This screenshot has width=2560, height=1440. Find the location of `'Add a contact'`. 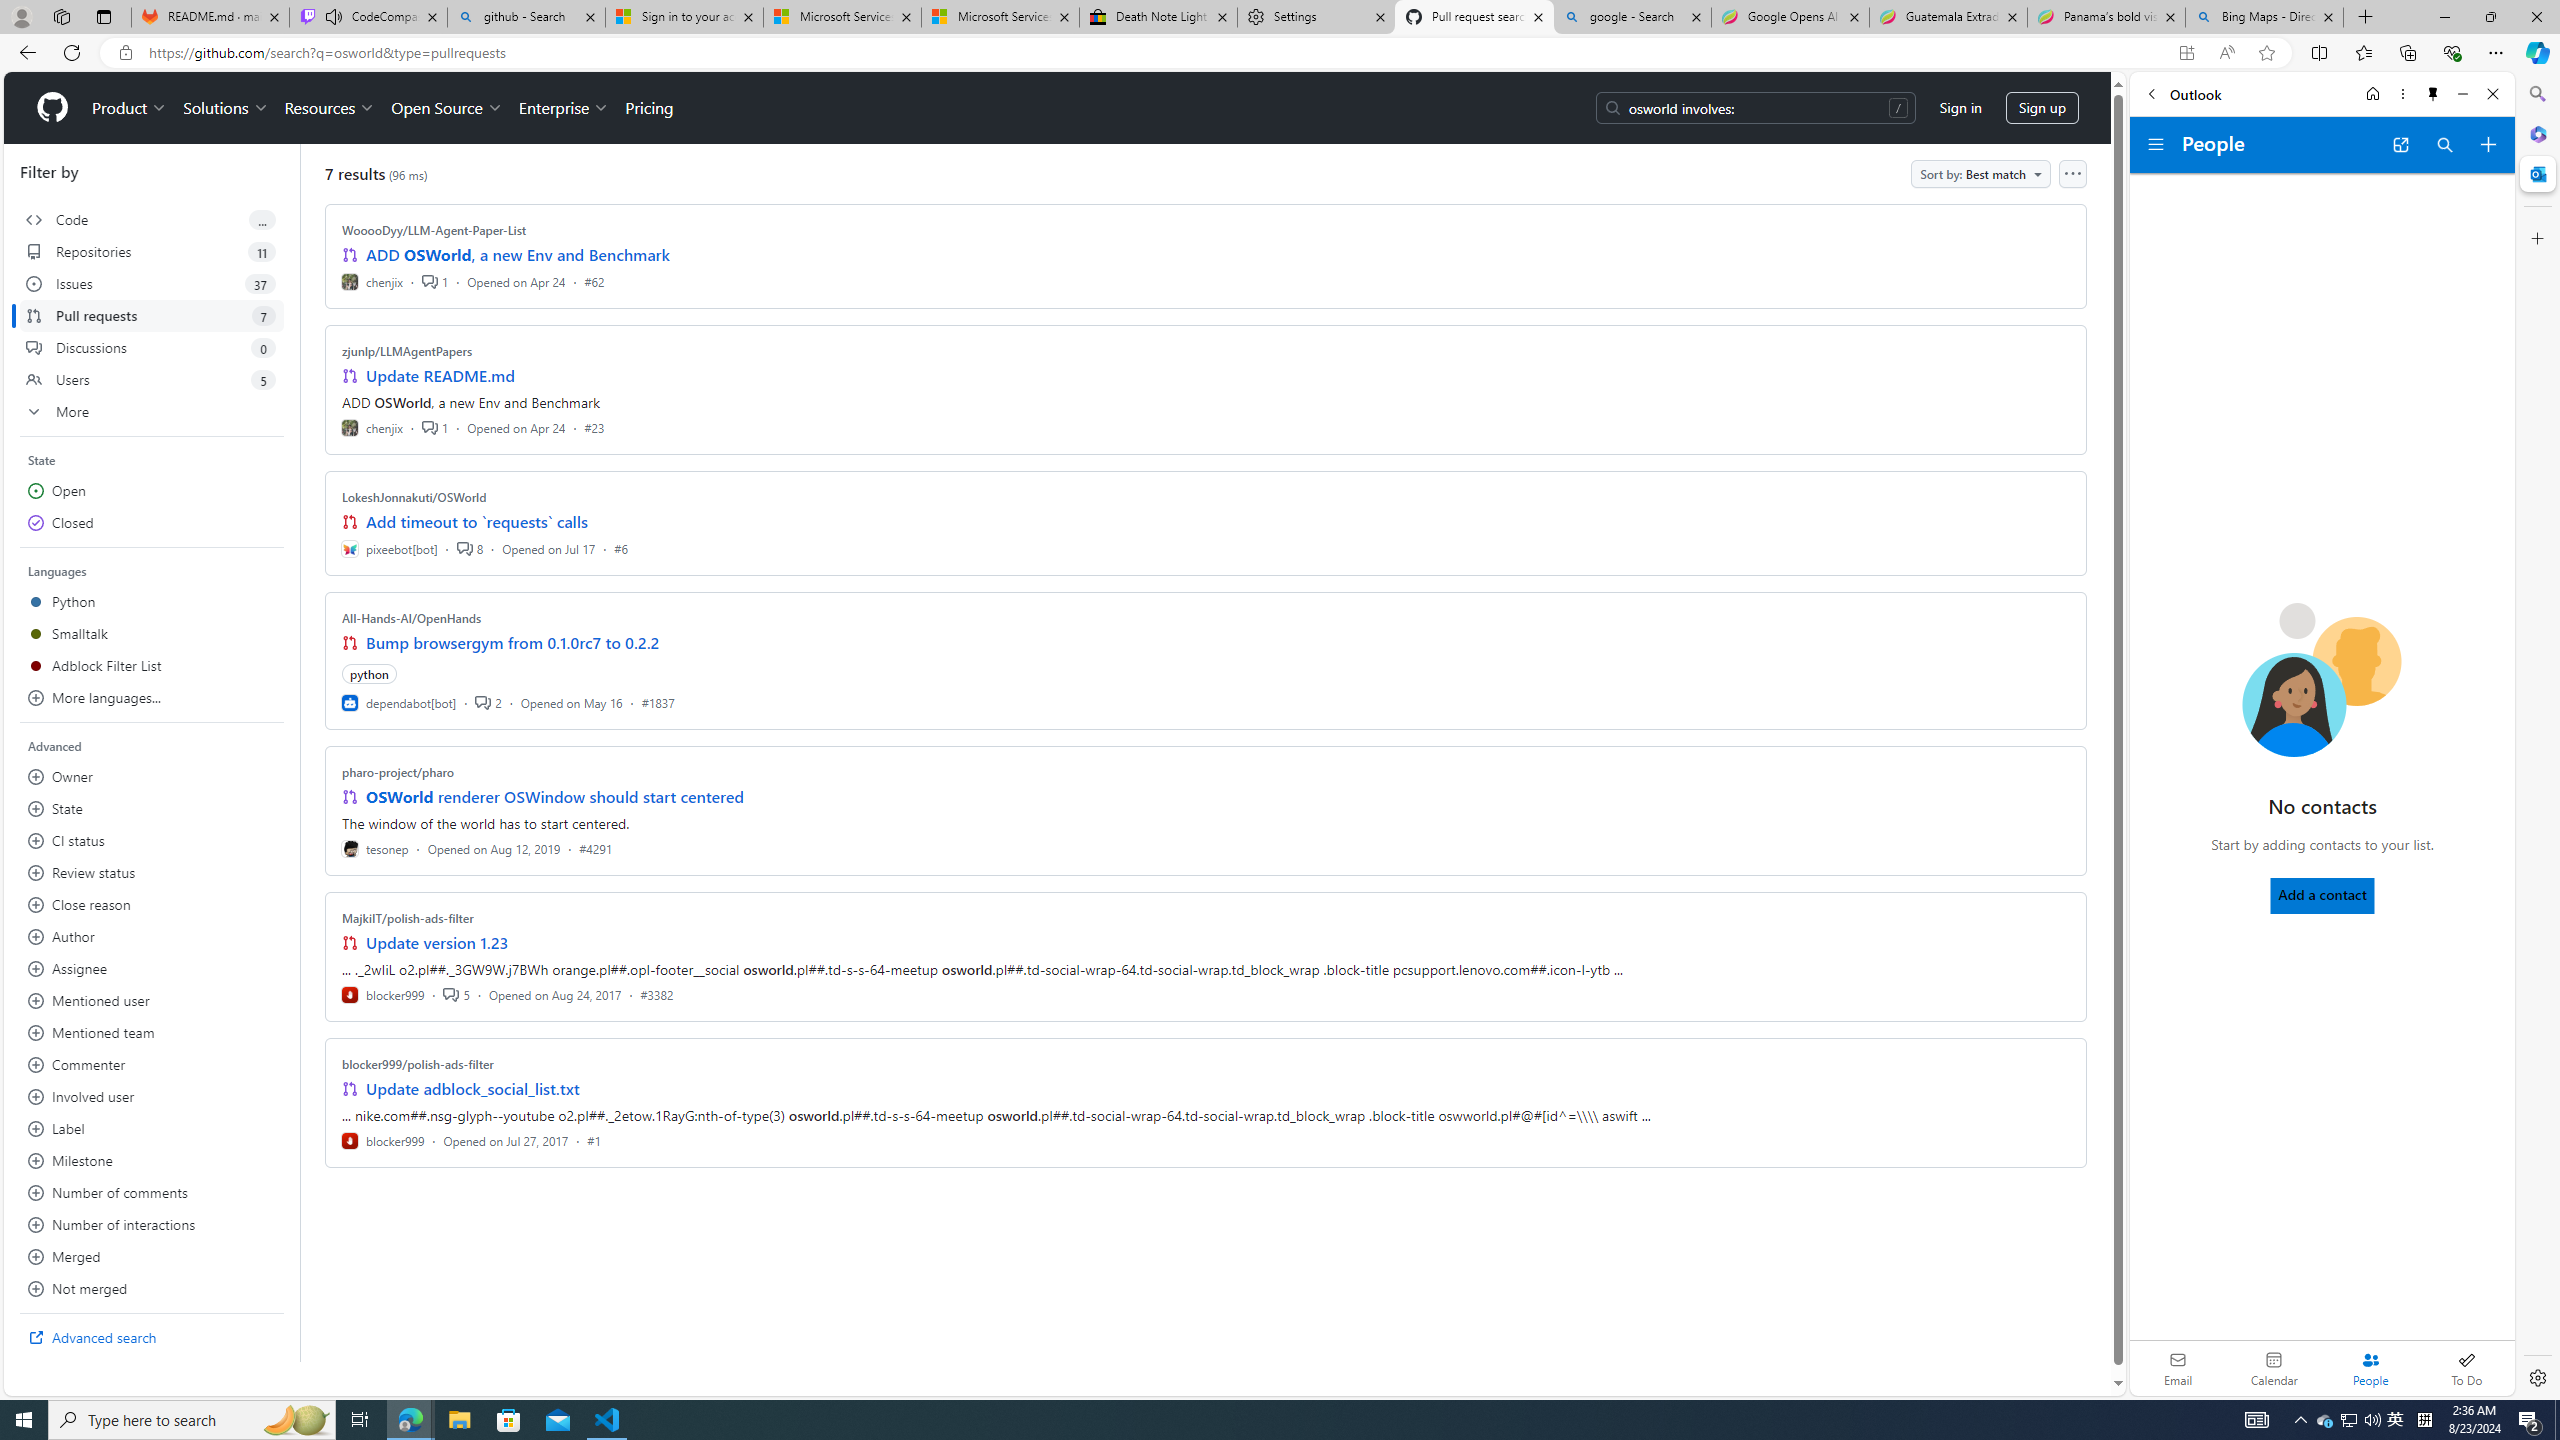

'Add a contact' is located at coordinates (2323, 895).